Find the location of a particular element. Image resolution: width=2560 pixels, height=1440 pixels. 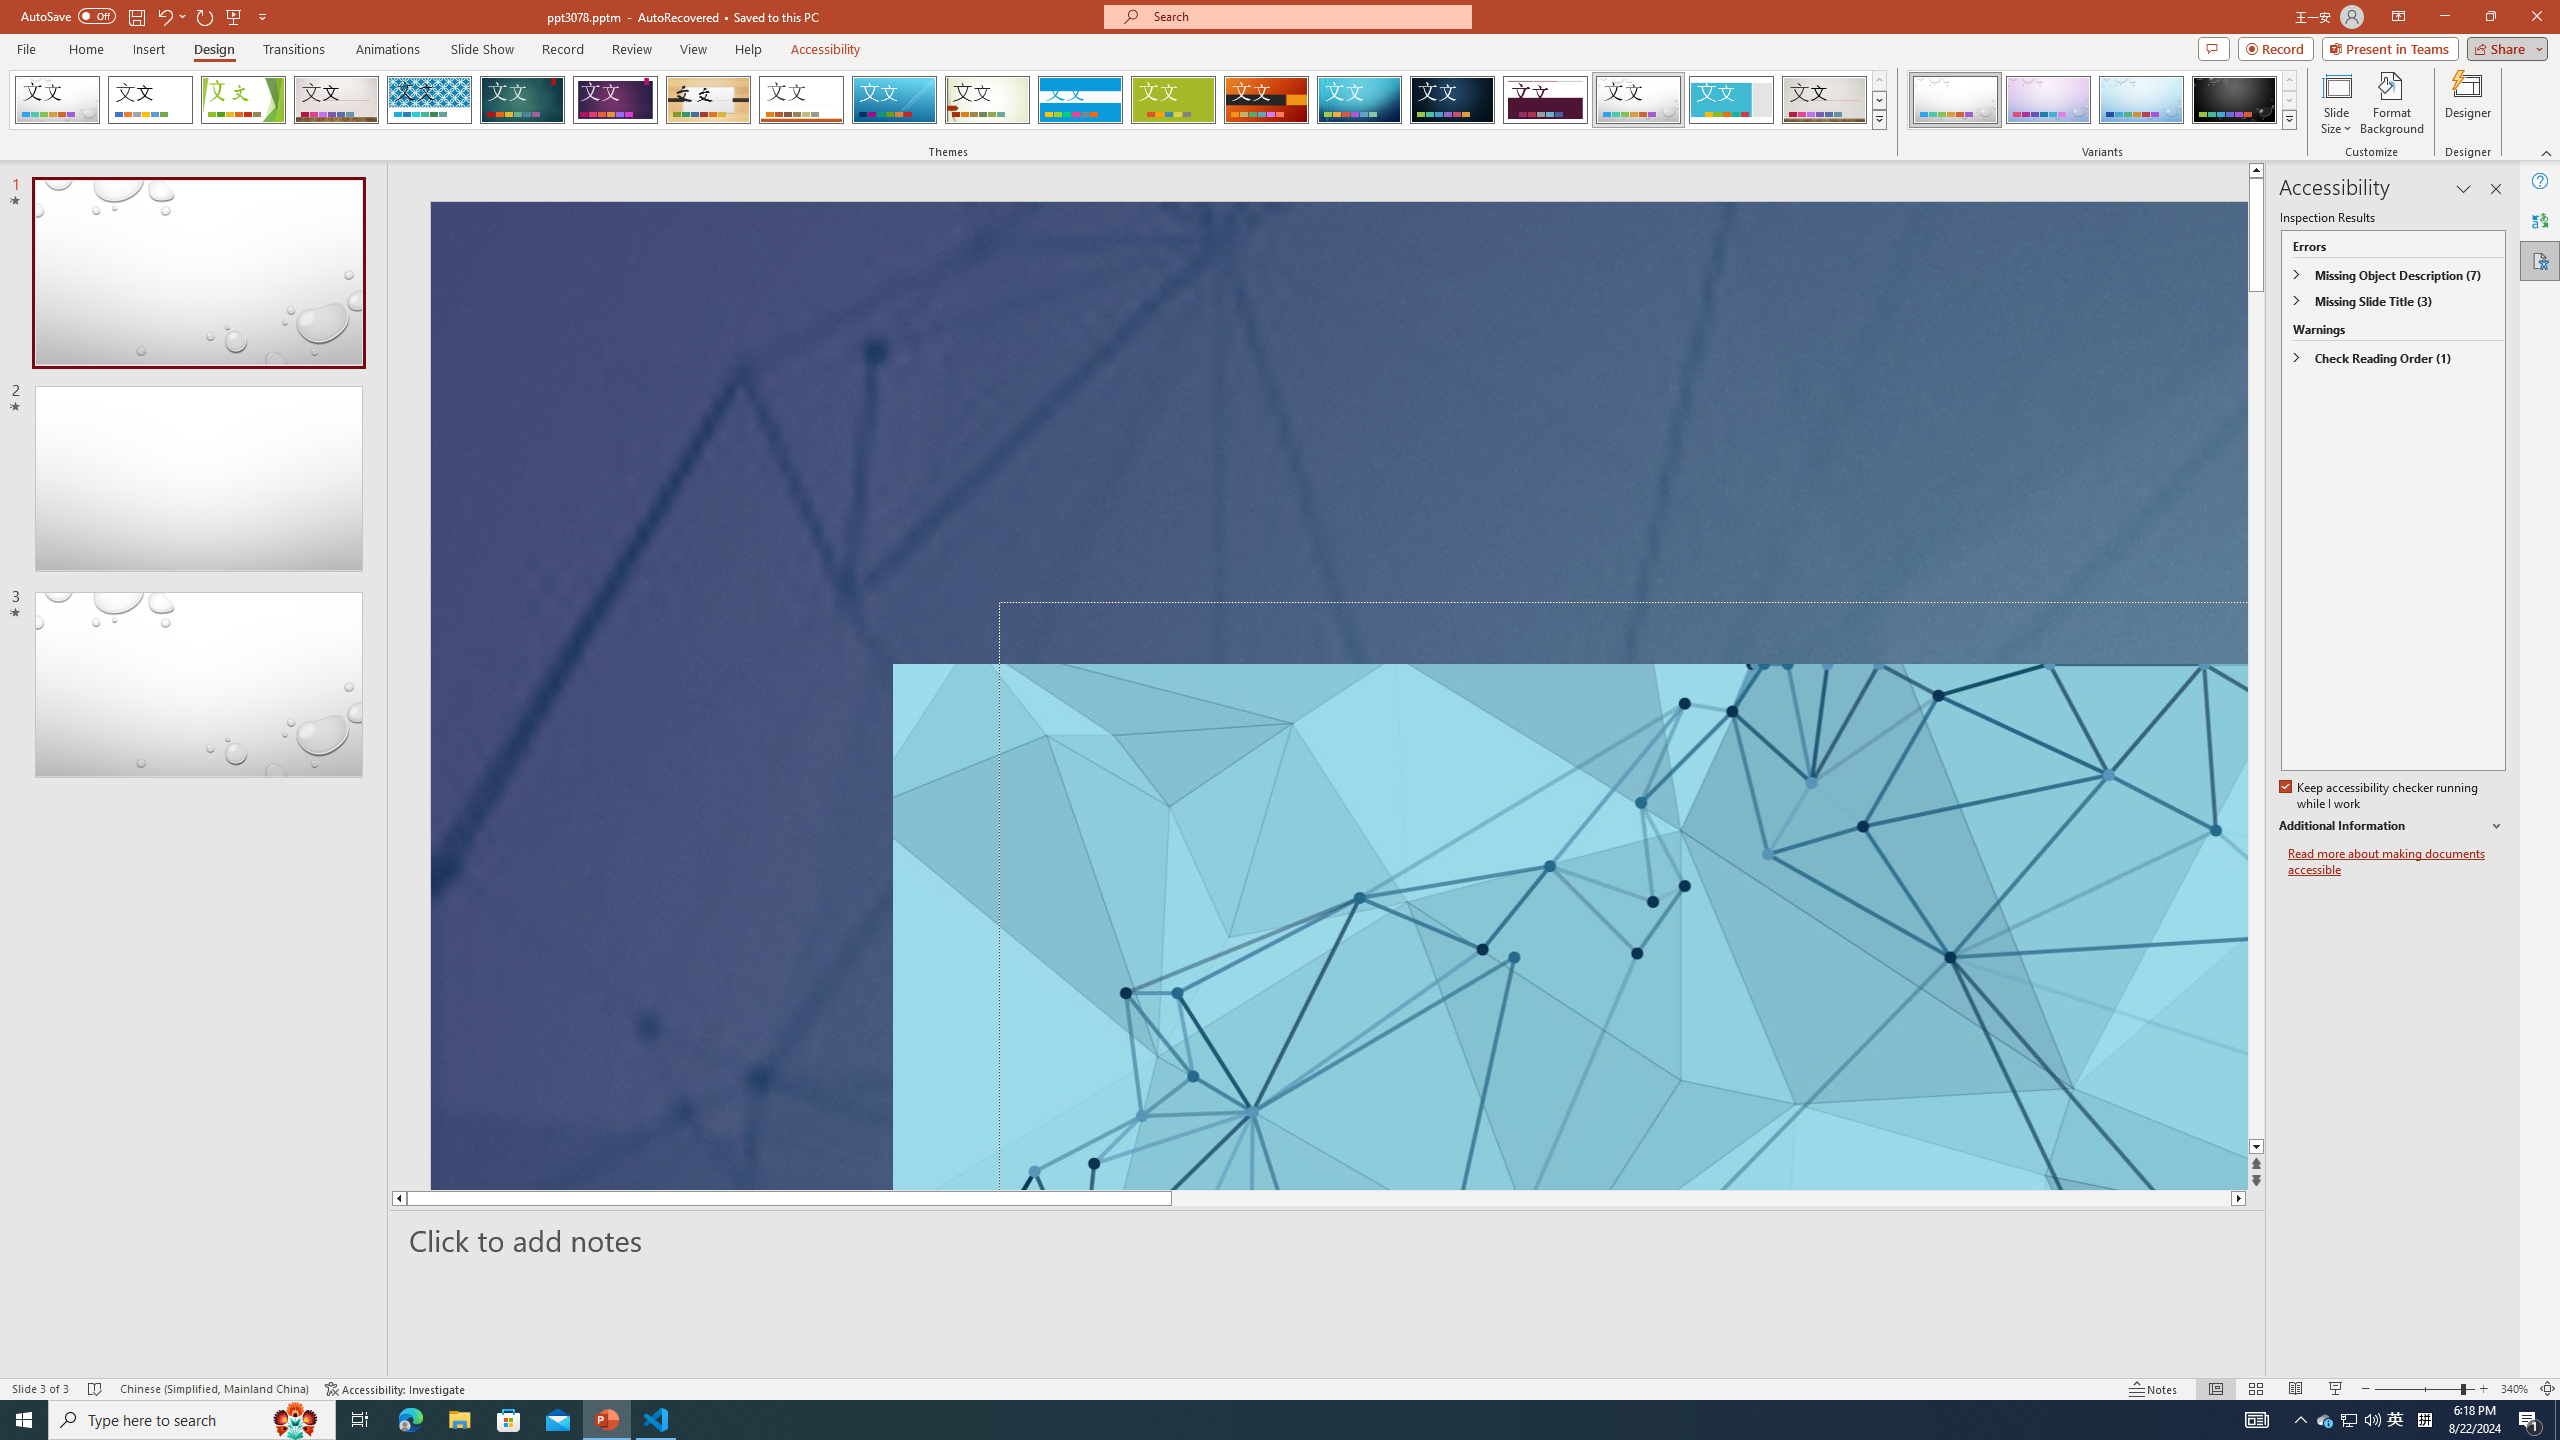

'Berlin' is located at coordinates (1267, 99).